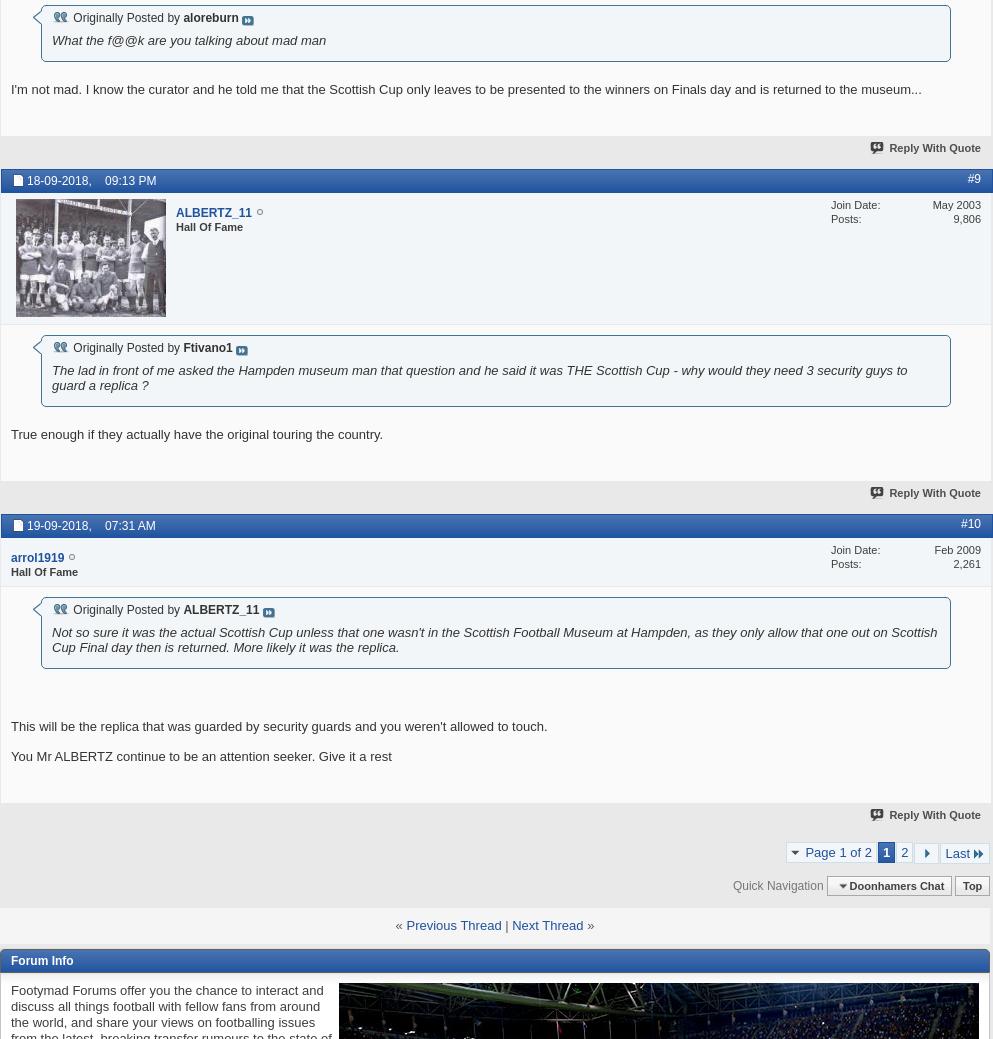  What do you see at coordinates (42, 960) in the screenshot?
I see `'Forum Info'` at bounding box center [42, 960].